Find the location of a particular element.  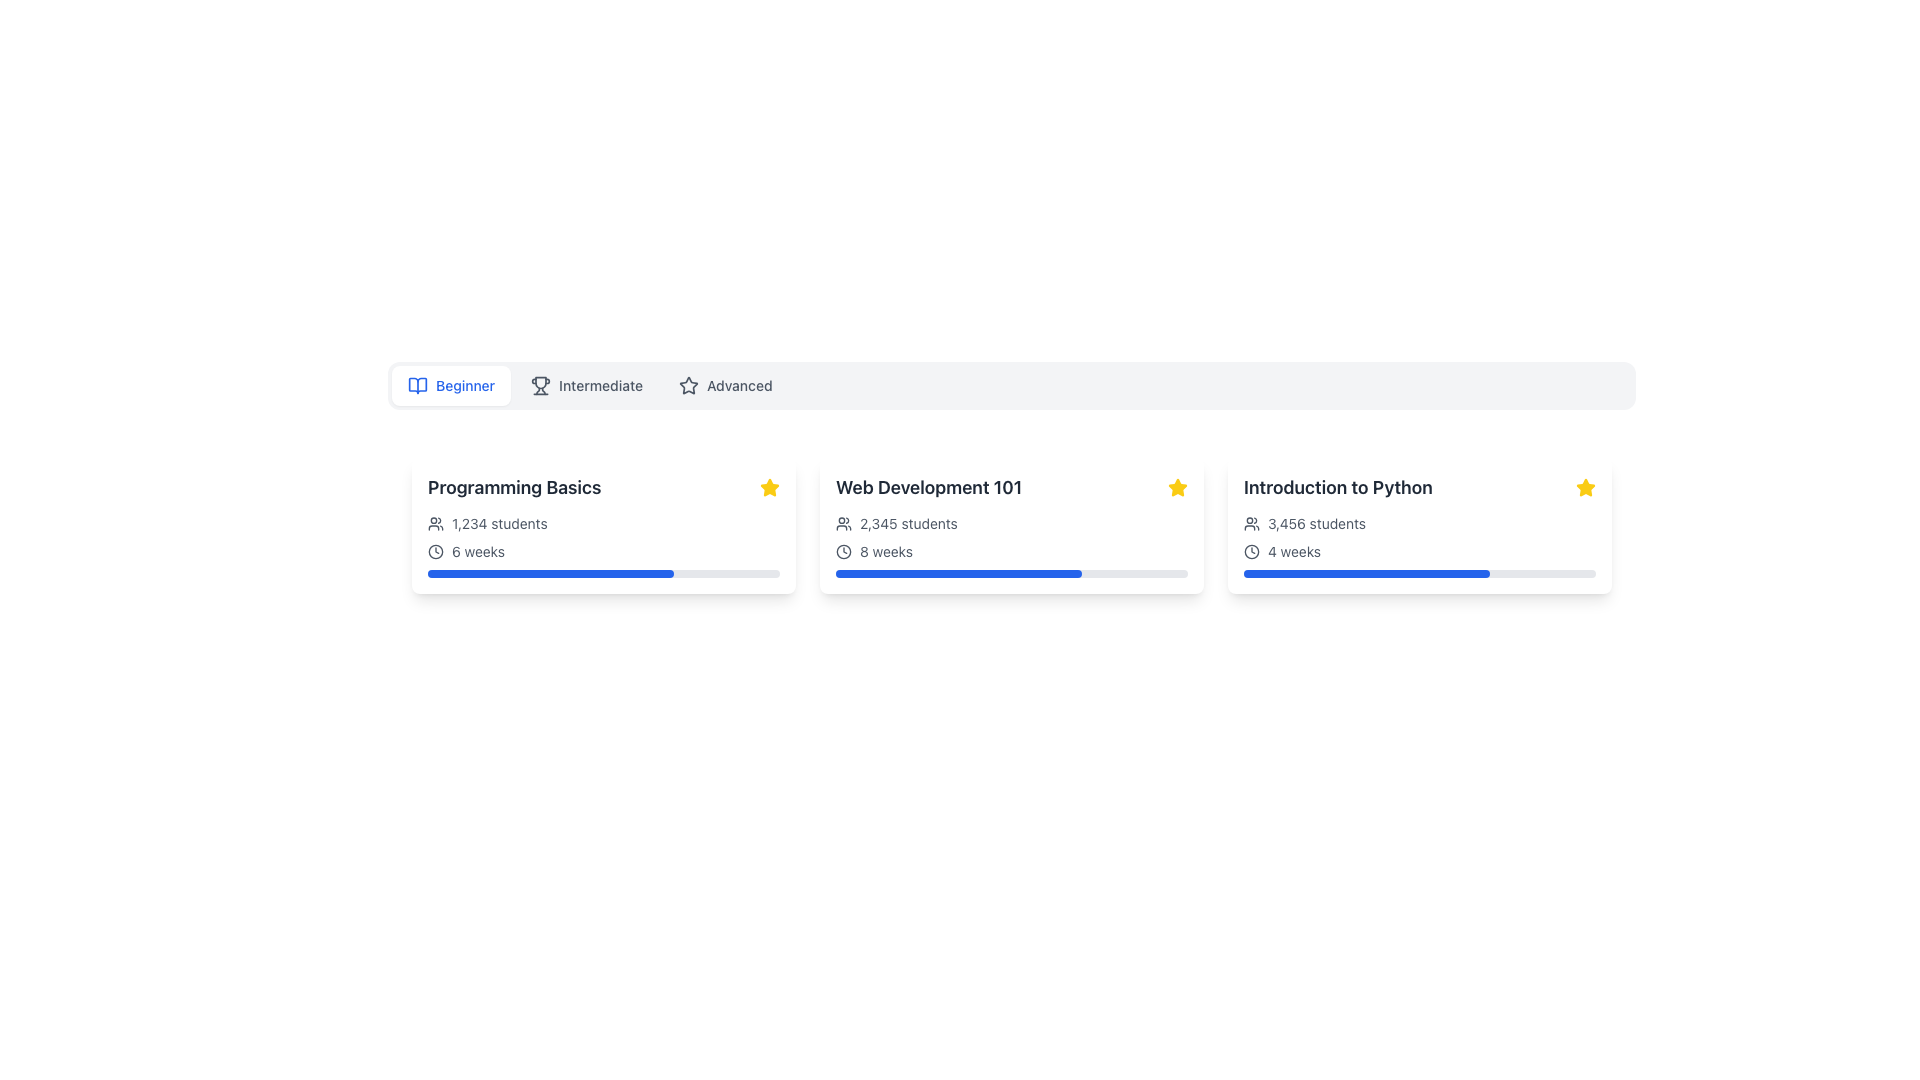

the progress bar located within the 'Introduction to Python' card, positioned underneath the '4 weeks' text is located at coordinates (1419, 574).